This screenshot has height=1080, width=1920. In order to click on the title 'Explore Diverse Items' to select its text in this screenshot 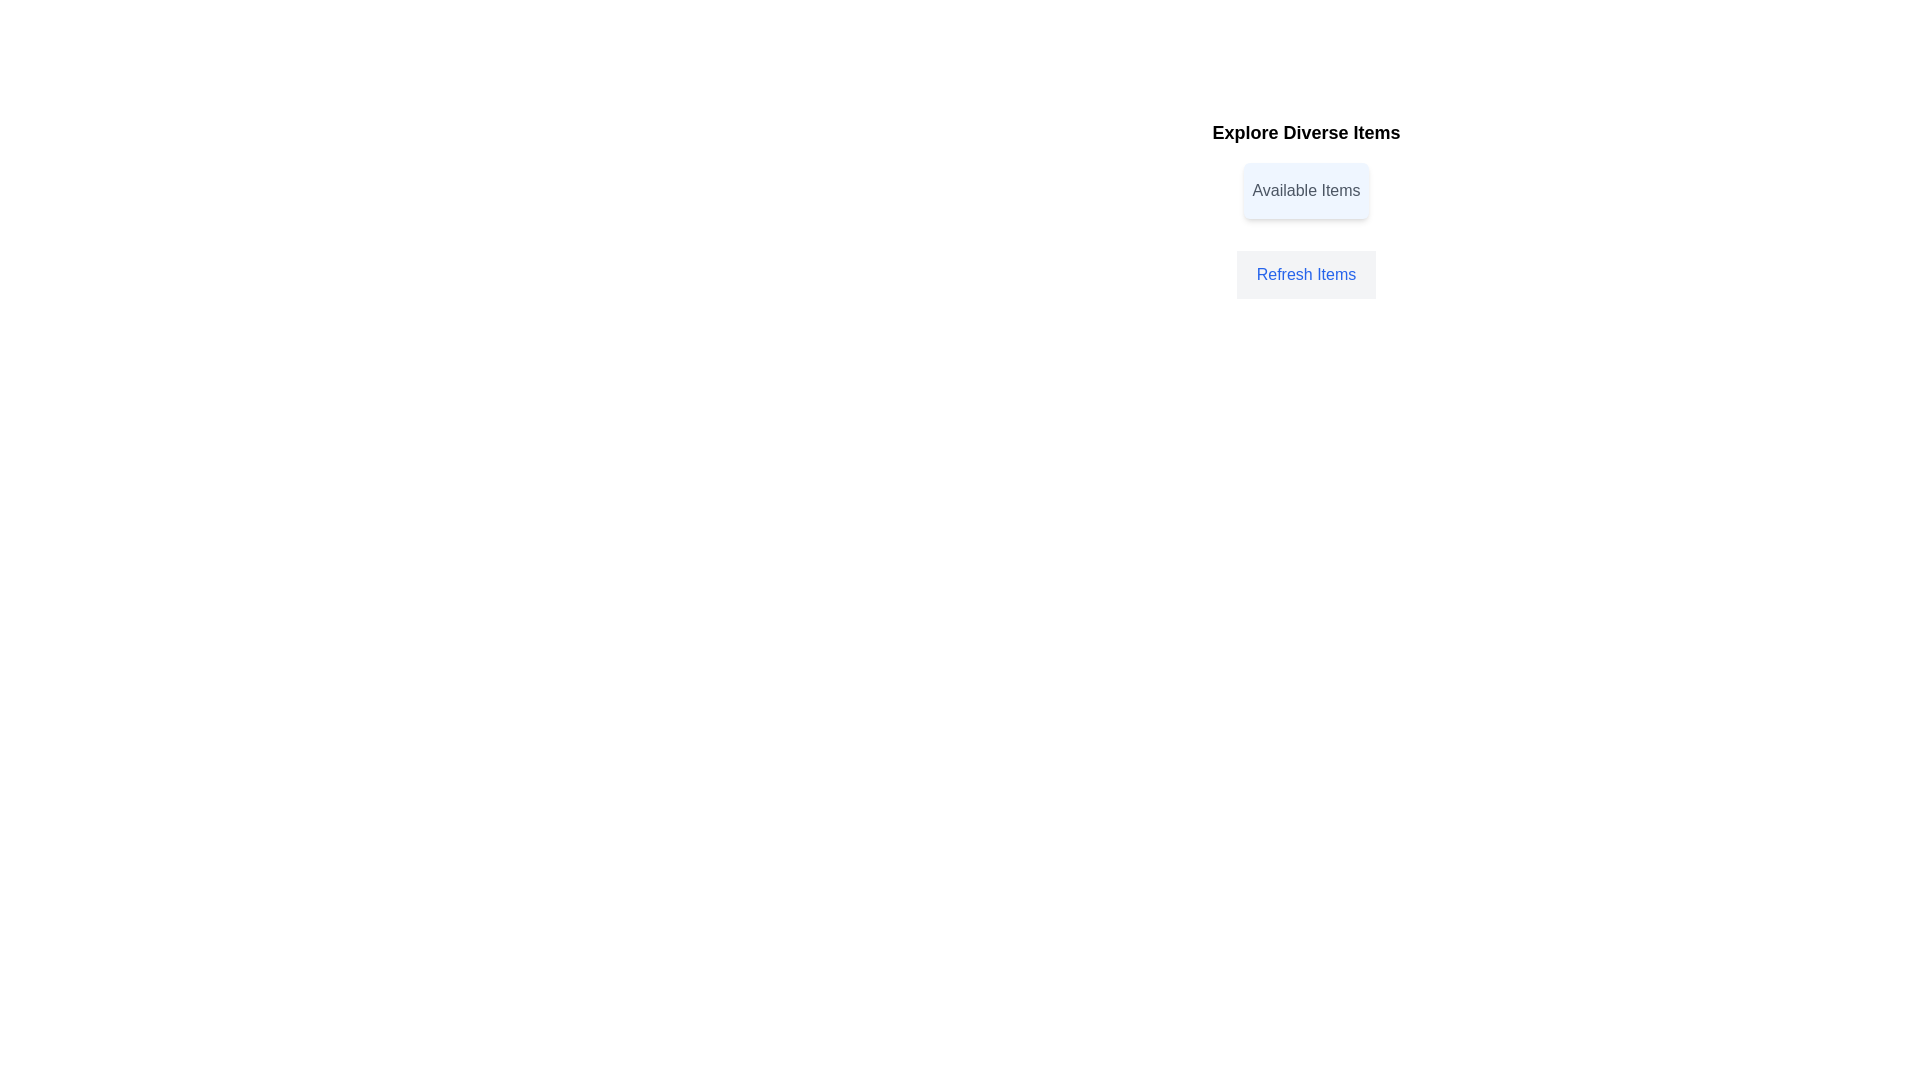, I will do `click(1306, 132)`.